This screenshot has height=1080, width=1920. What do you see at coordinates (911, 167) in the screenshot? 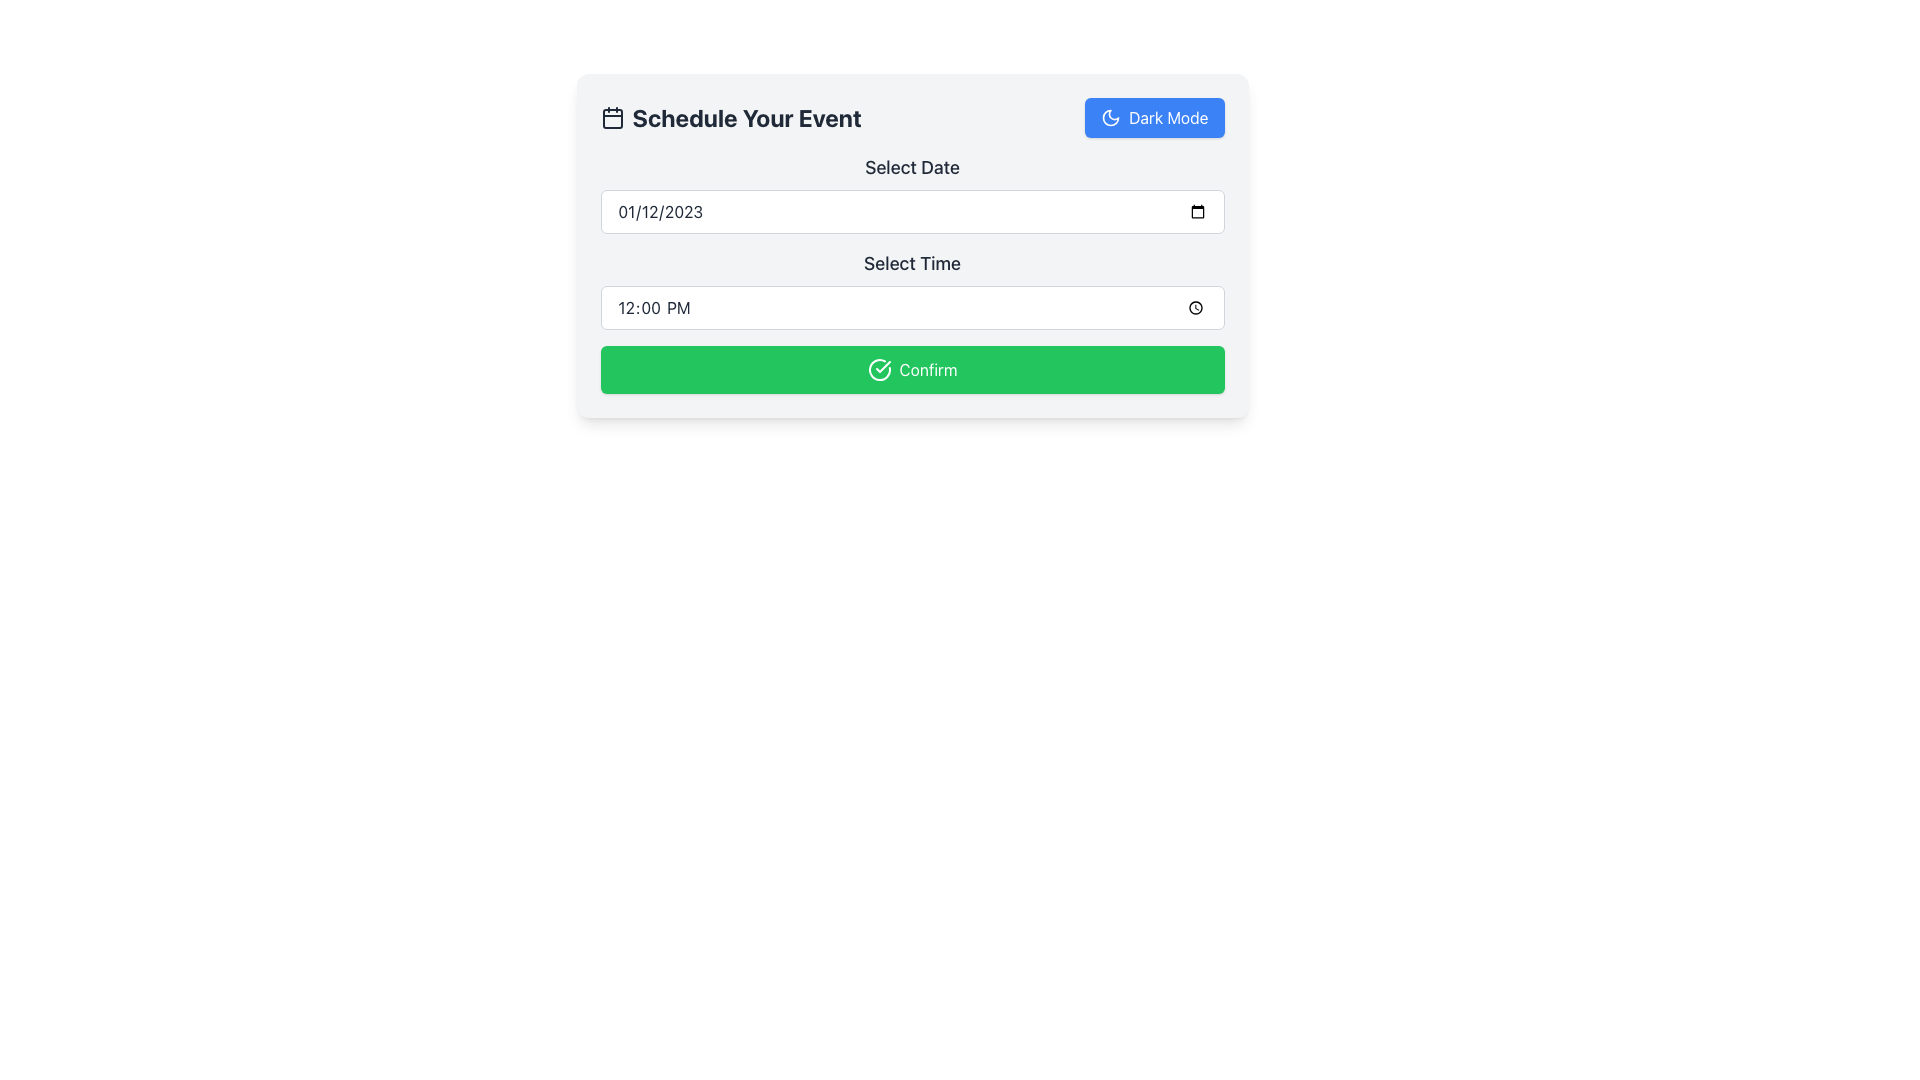
I see `the Text Label that serves as a guide for the date input field in the 'Schedule Your Event' section` at bounding box center [911, 167].